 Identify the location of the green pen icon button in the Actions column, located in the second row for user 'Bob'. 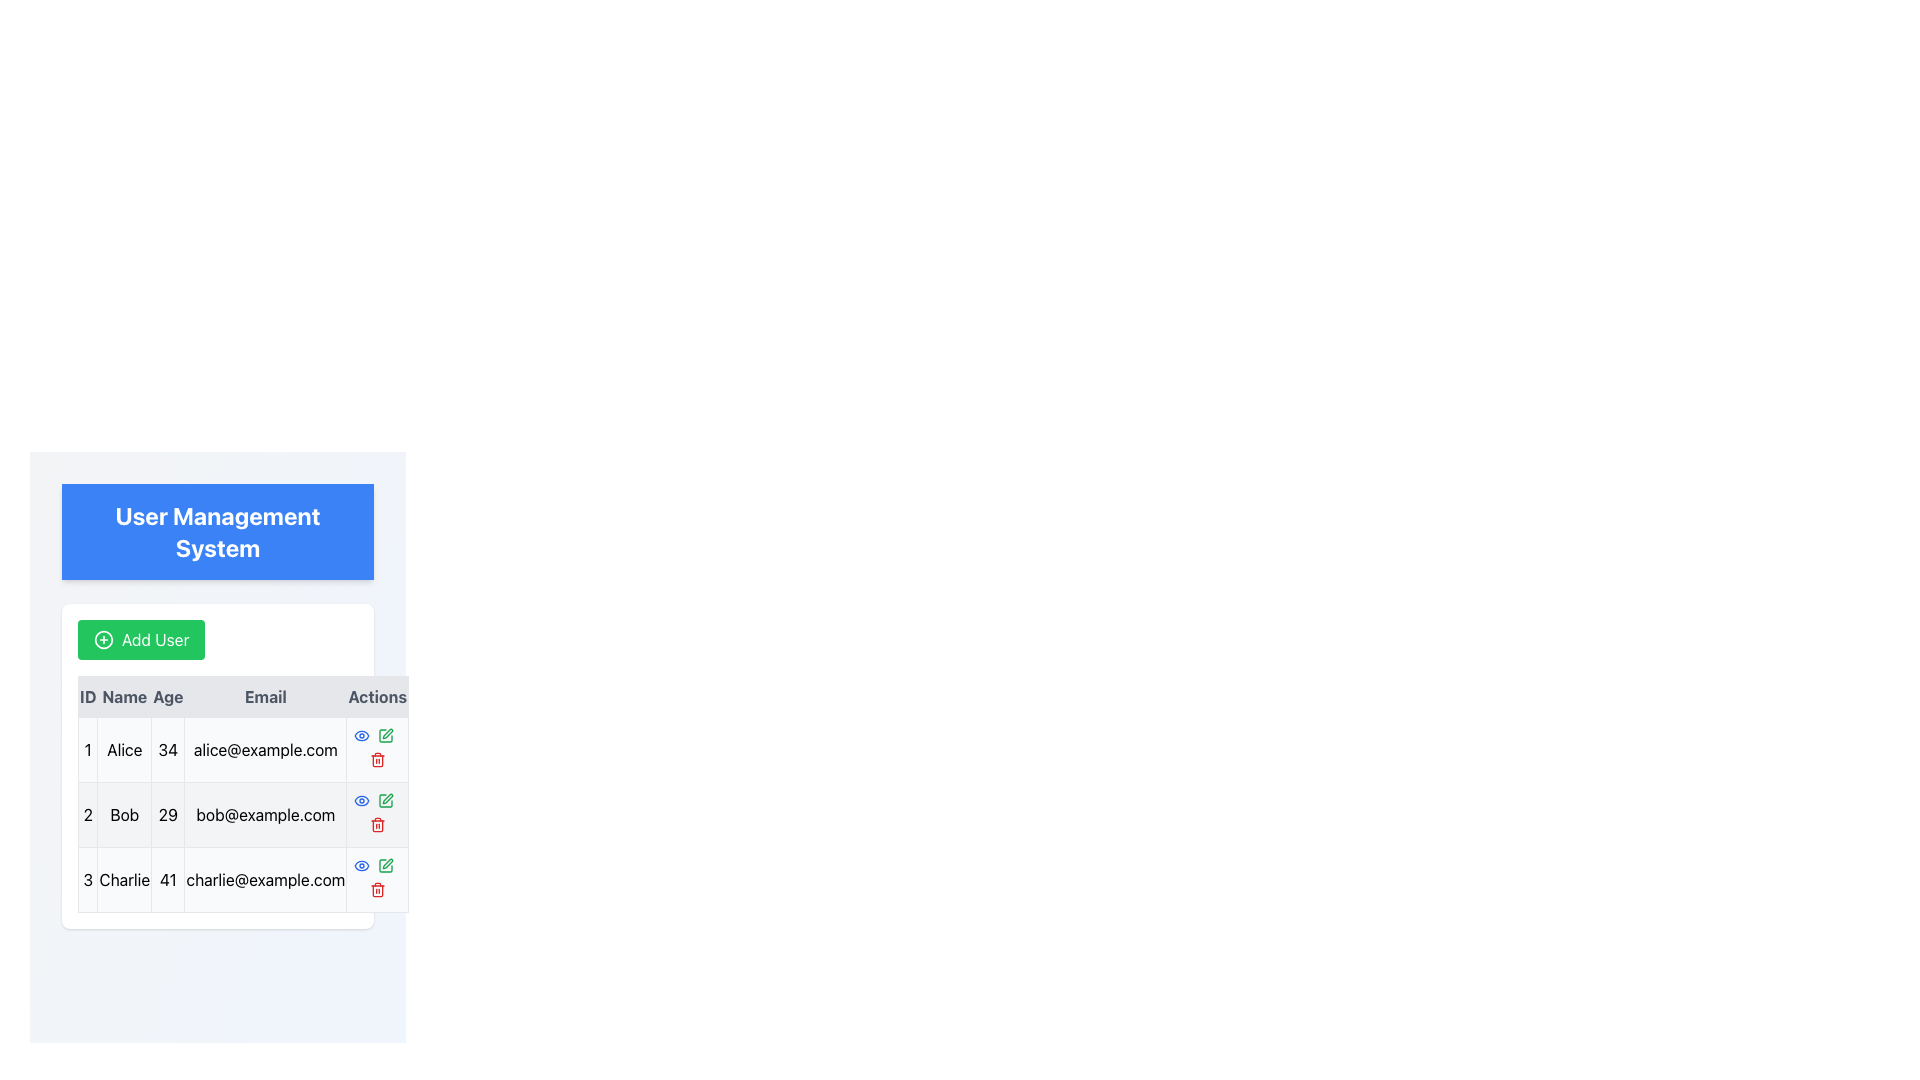
(385, 736).